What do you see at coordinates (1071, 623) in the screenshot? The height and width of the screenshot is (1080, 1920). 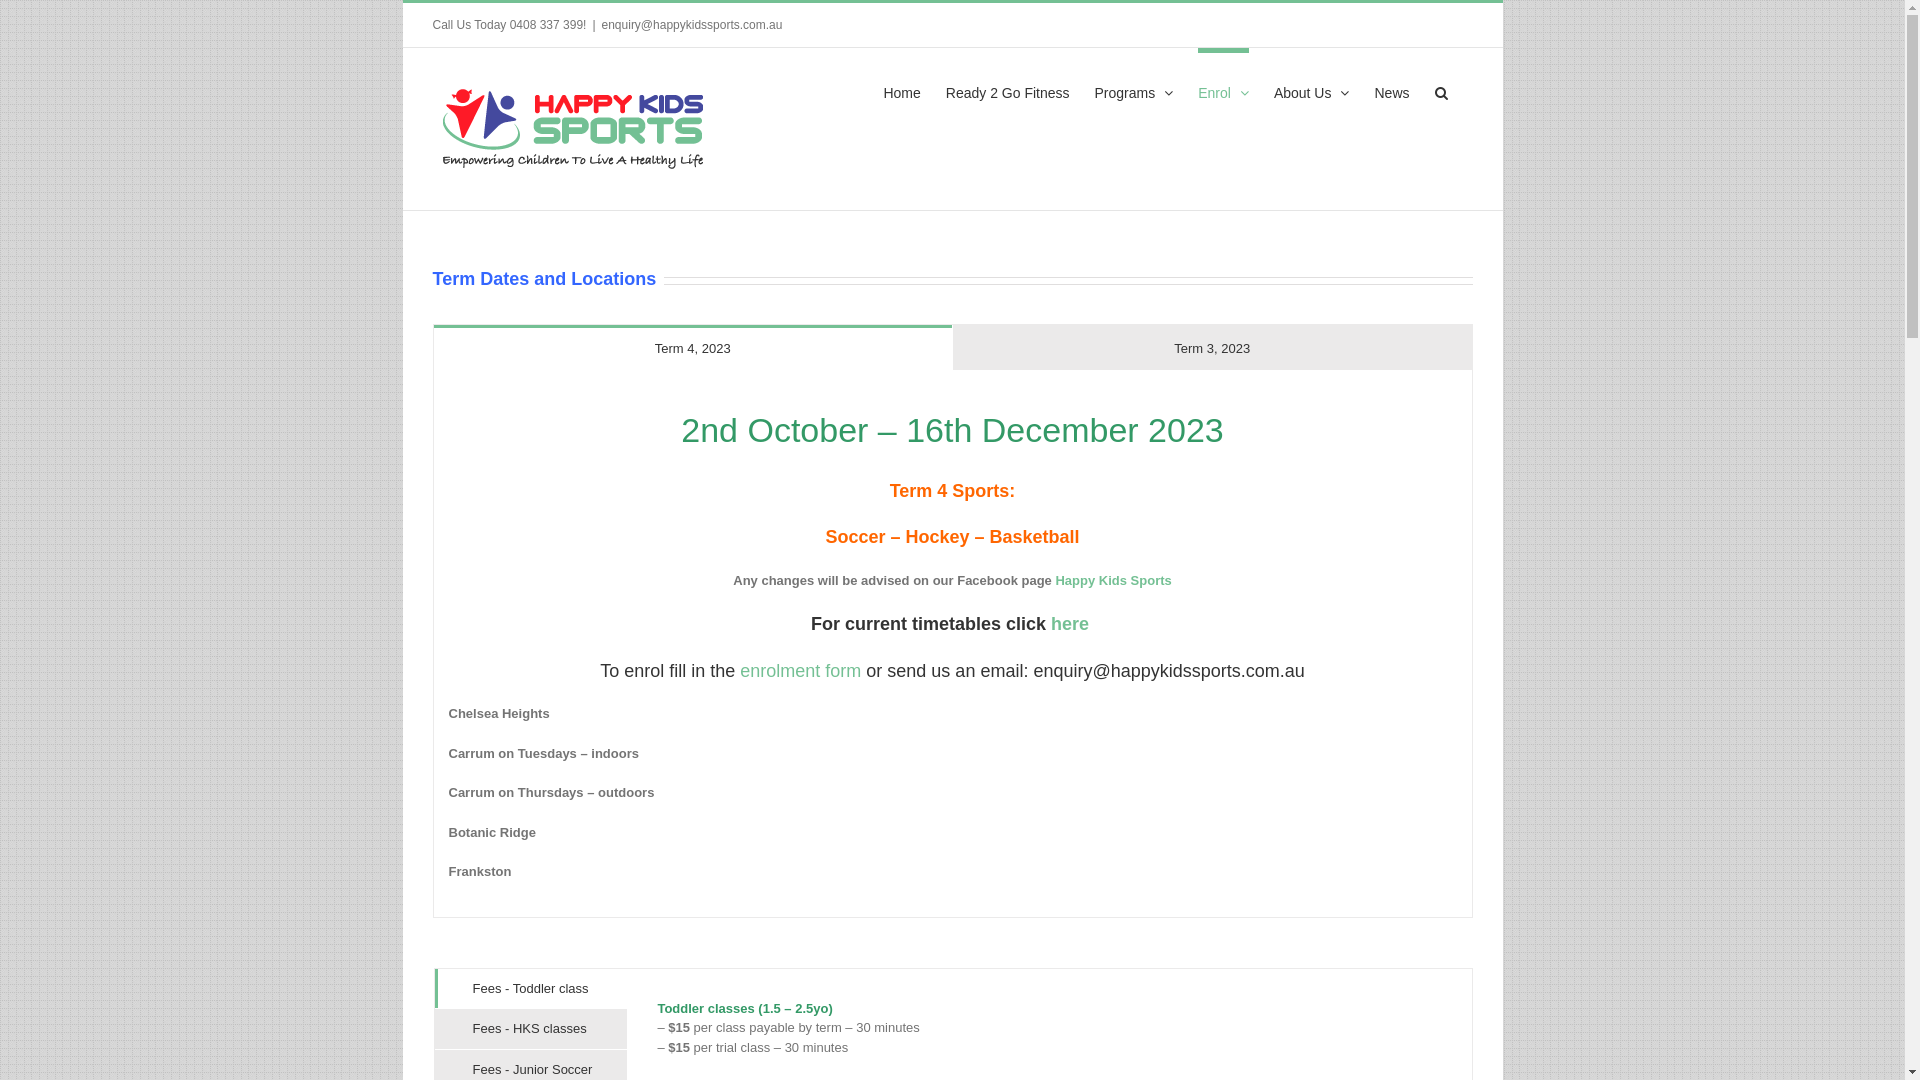 I see `'here '` at bounding box center [1071, 623].